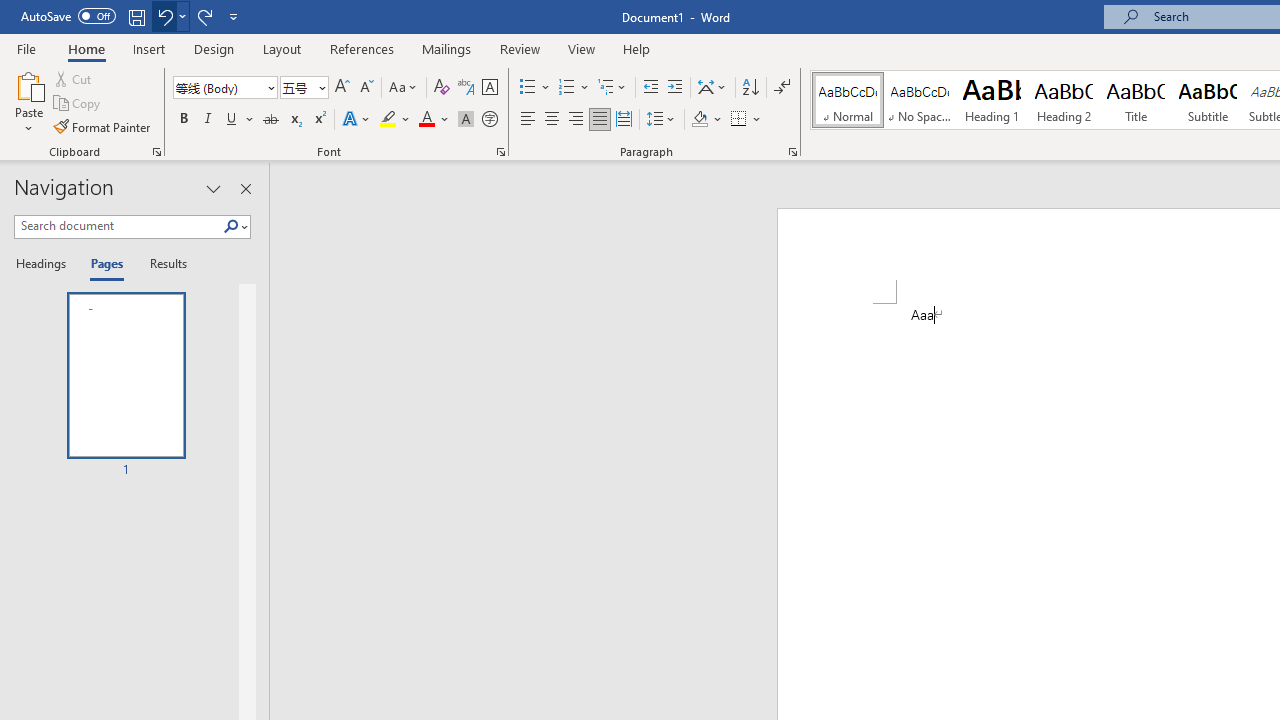  What do you see at coordinates (204, 16) in the screenshot?
I see `'Redo Increase Indent'` at bounding box center [204, 16].